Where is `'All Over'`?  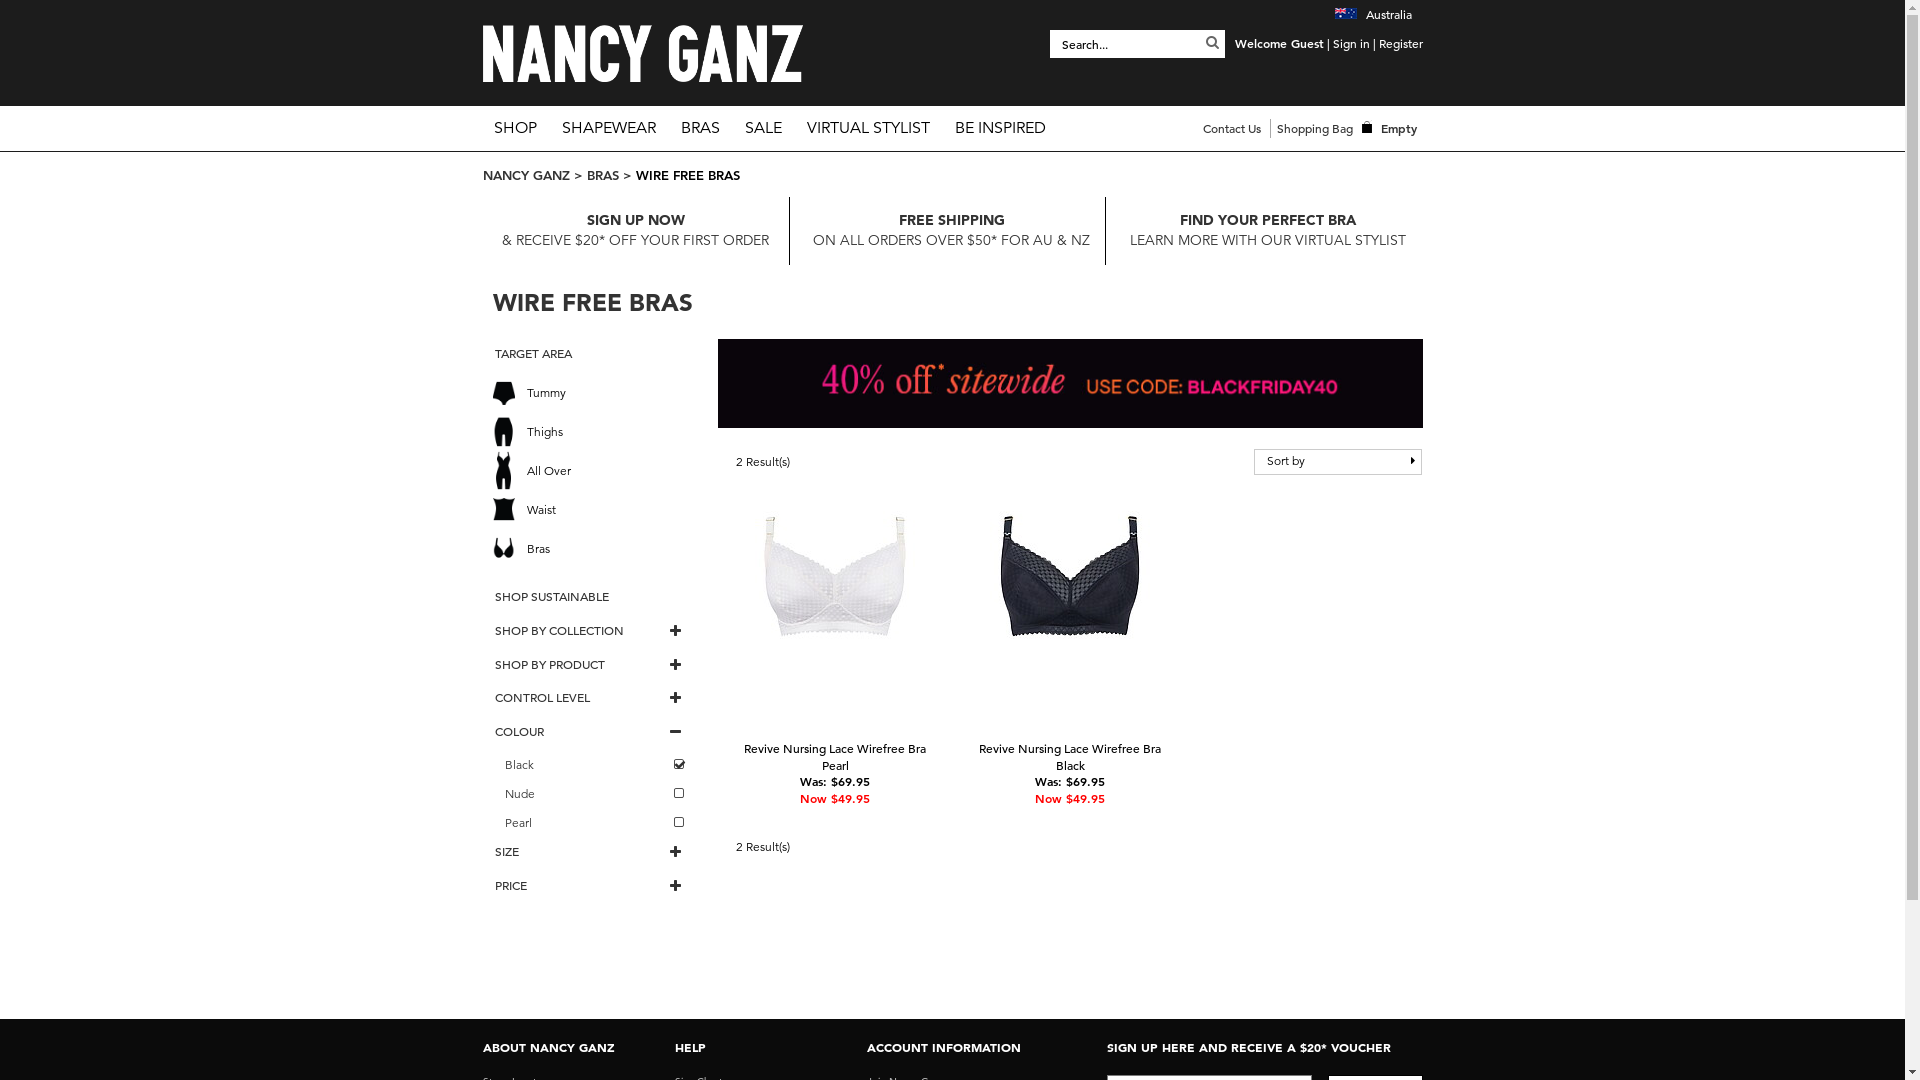
'All Over' is located at coordinates (593, 470).